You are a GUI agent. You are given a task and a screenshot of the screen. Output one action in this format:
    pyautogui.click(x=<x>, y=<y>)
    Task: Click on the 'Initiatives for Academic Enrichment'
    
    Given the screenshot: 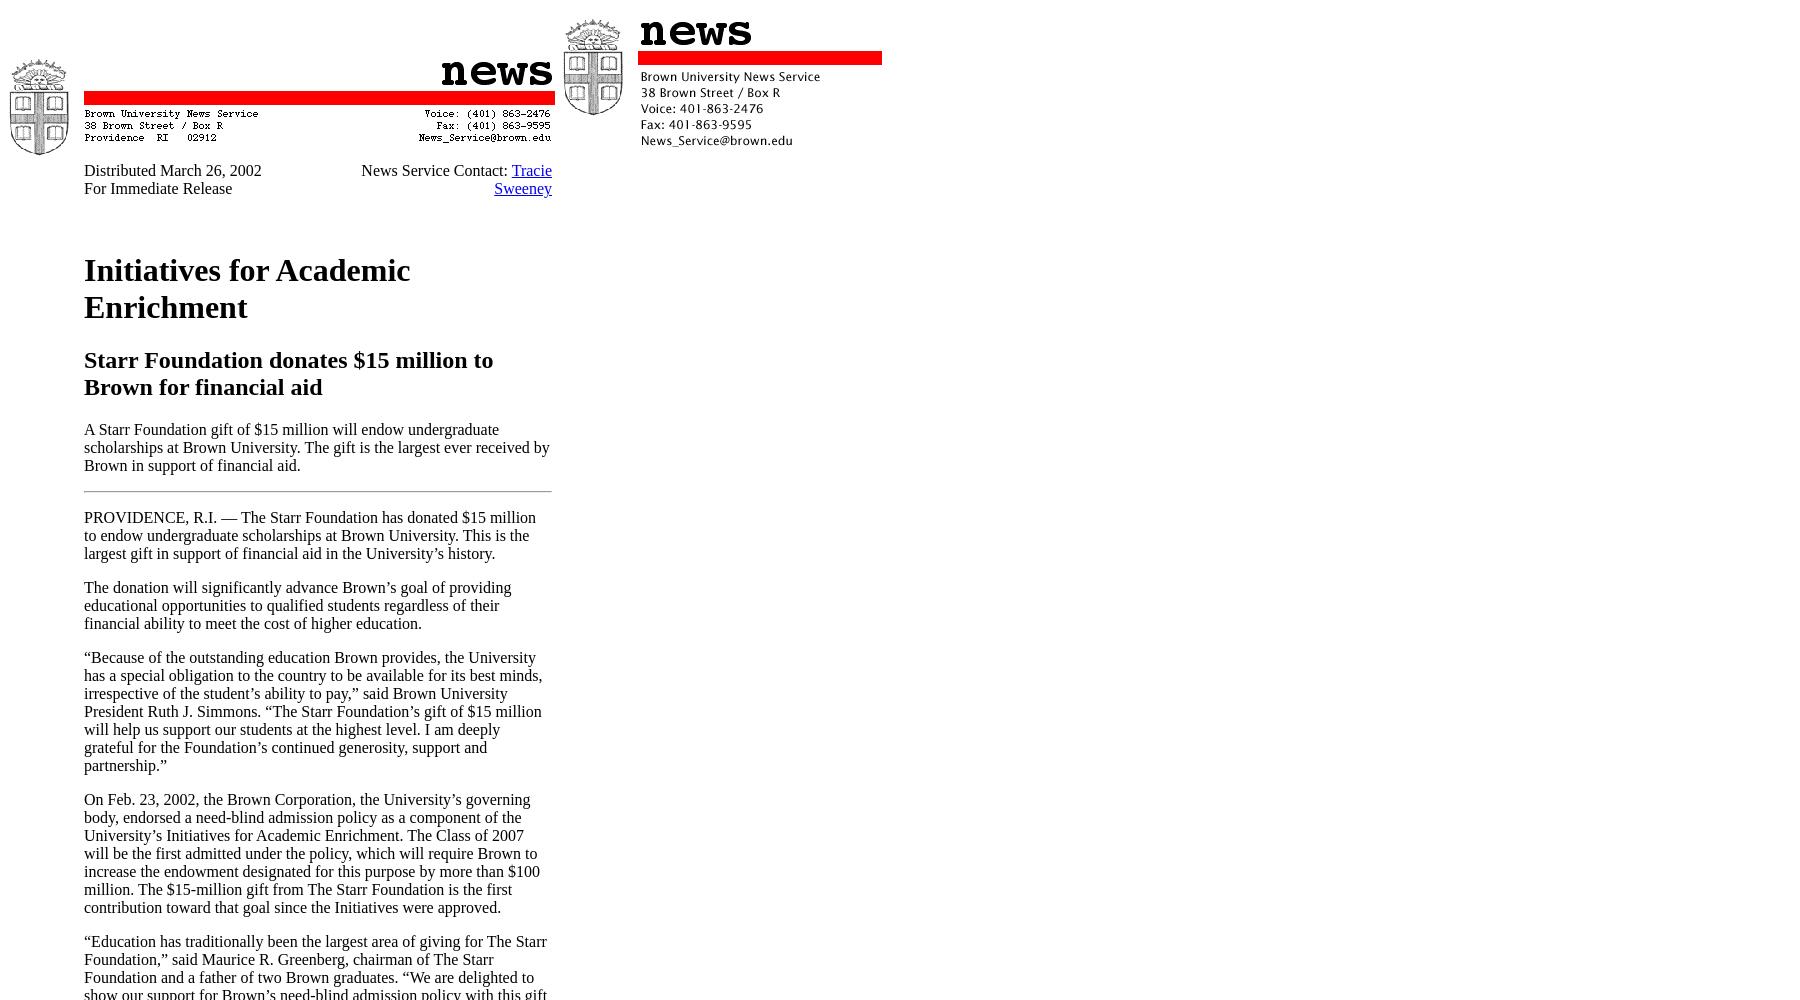 What is the action you would take?
    pyautogui.click(x=245, y=288)
    